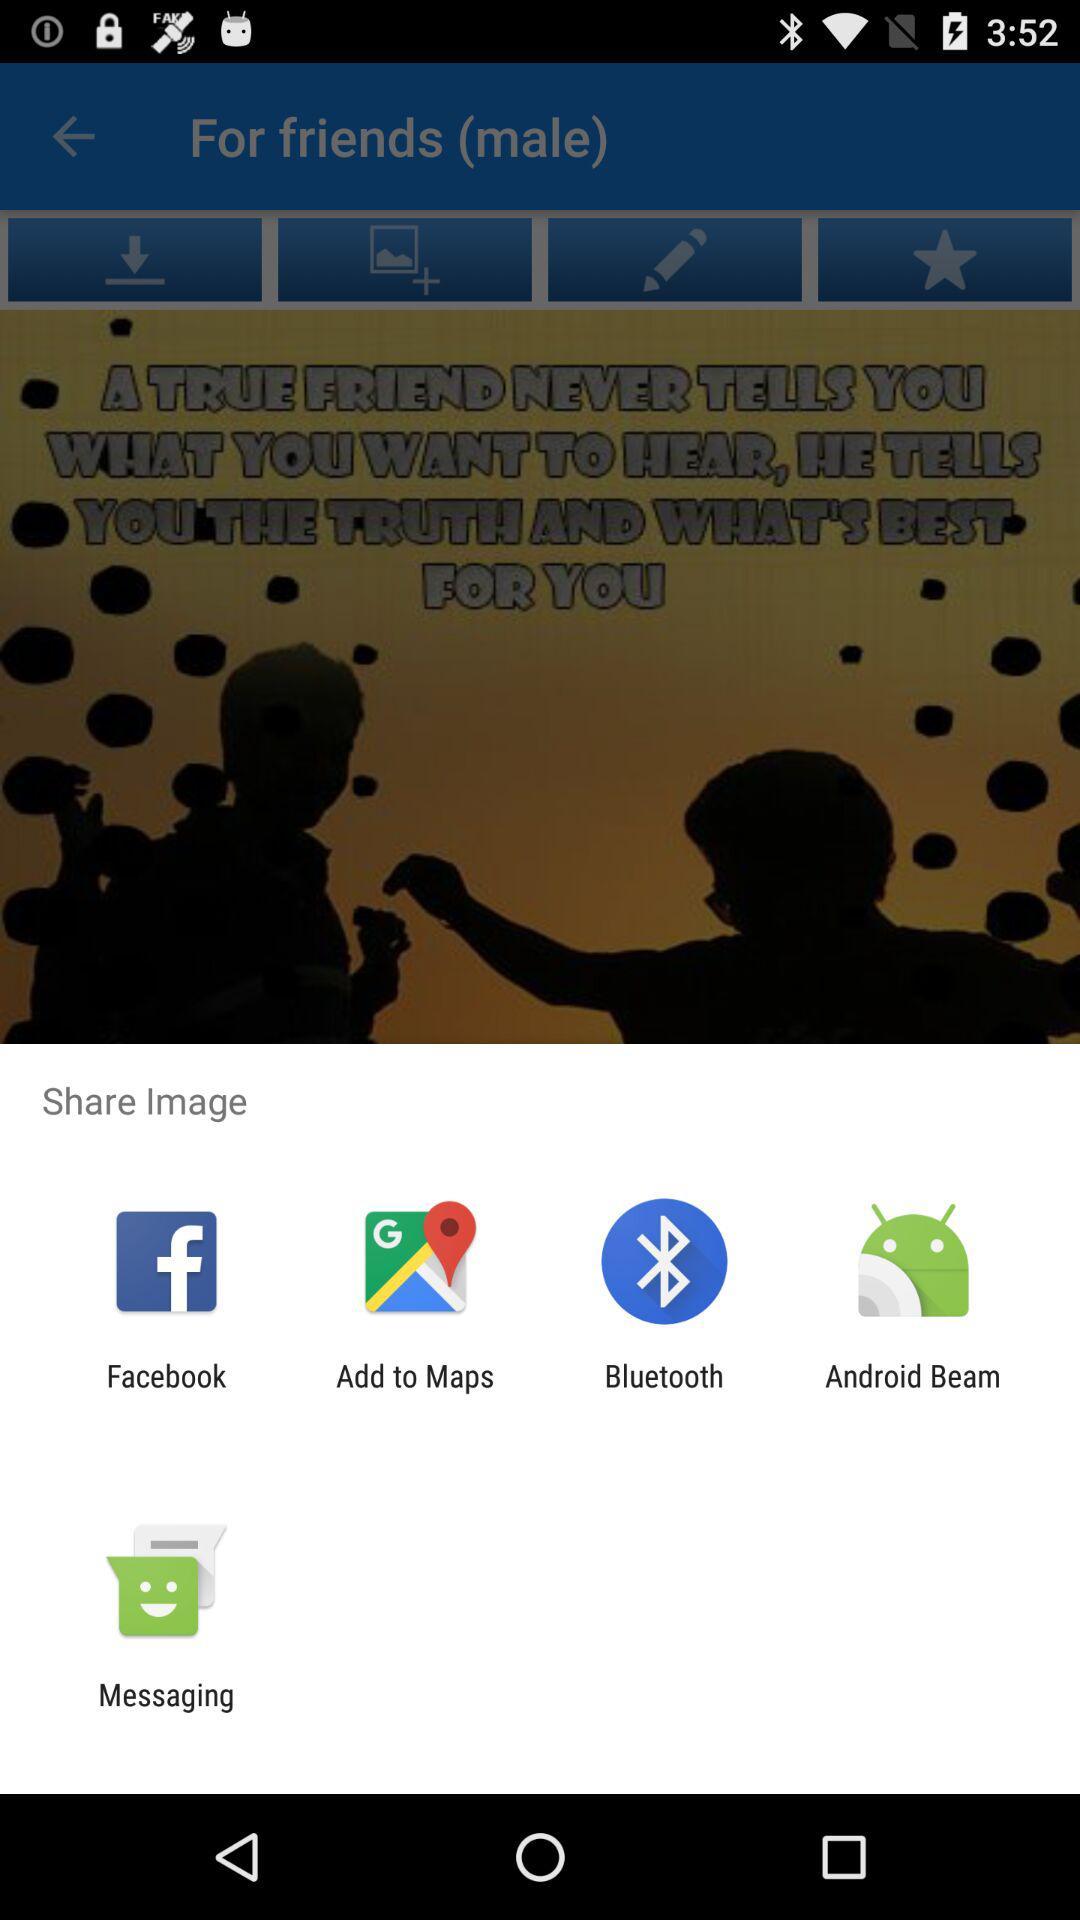 This screenshot has height=1920, width=1080. What do you see at coordinates (664, 1392) in the screenshot?
I see `the icon next to android beam item` at bounding box center [664, 1392].